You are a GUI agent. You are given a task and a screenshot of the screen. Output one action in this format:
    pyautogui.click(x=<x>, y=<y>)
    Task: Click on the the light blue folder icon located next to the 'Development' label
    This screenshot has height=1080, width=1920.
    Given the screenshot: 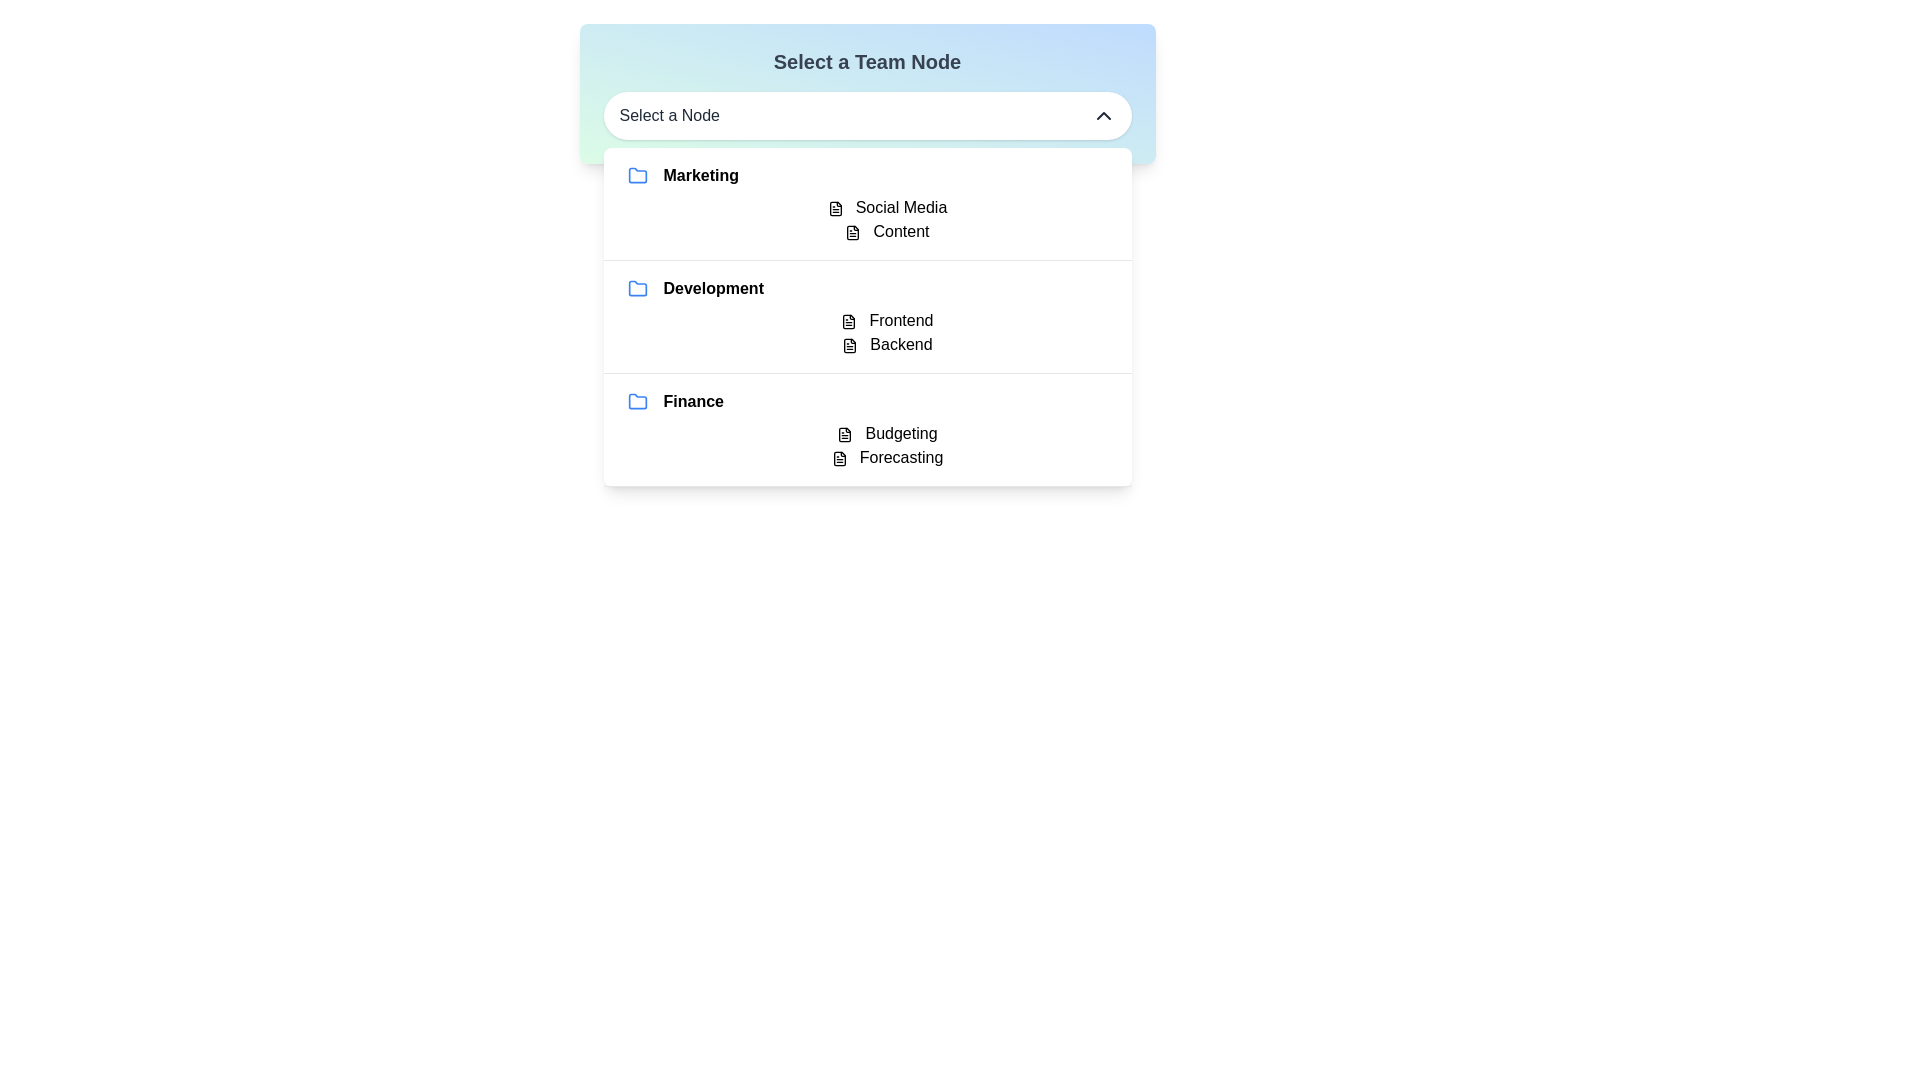 What is the action you would take?
    pyautogui.click(x=636, y=288)
    